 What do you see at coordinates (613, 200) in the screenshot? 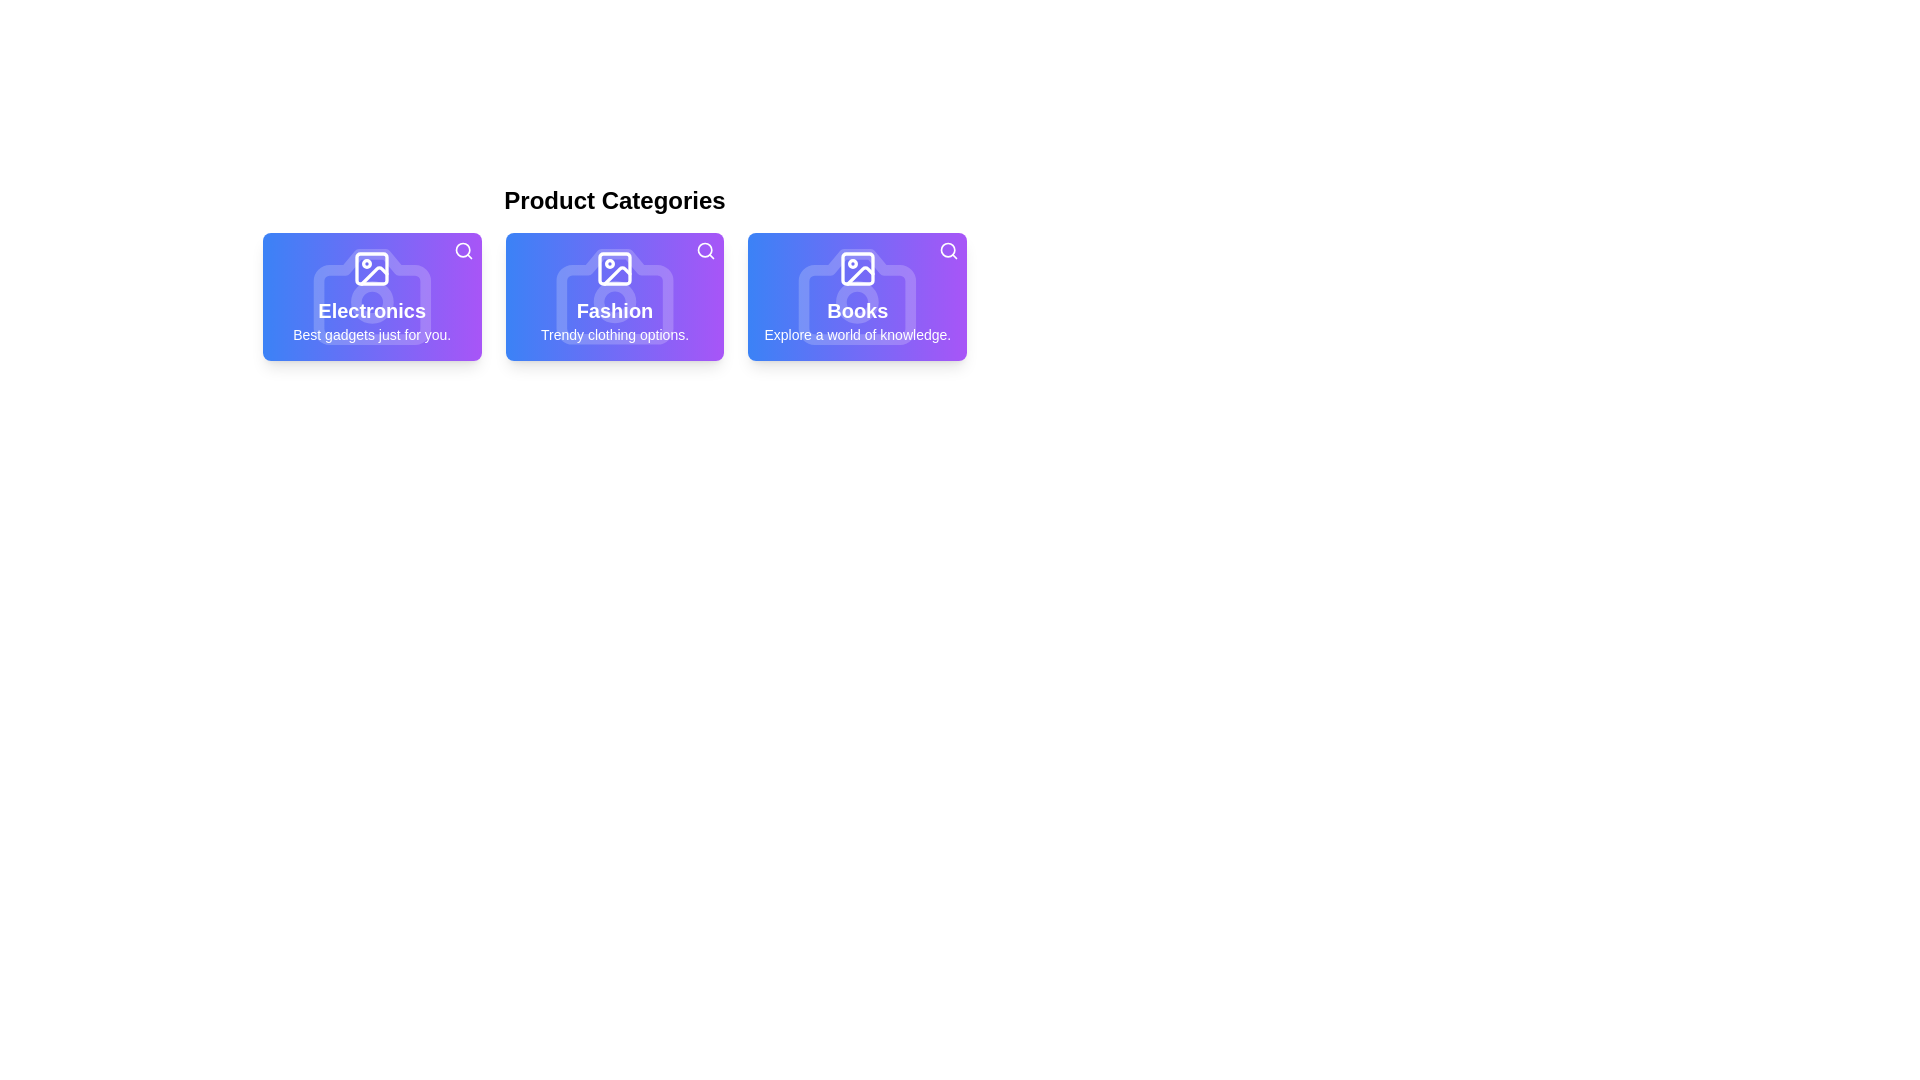
I see `the header text 'Product Categories', which is prominently styled and located at the top center of the section containing category cards` at bounding box center [613, 200].